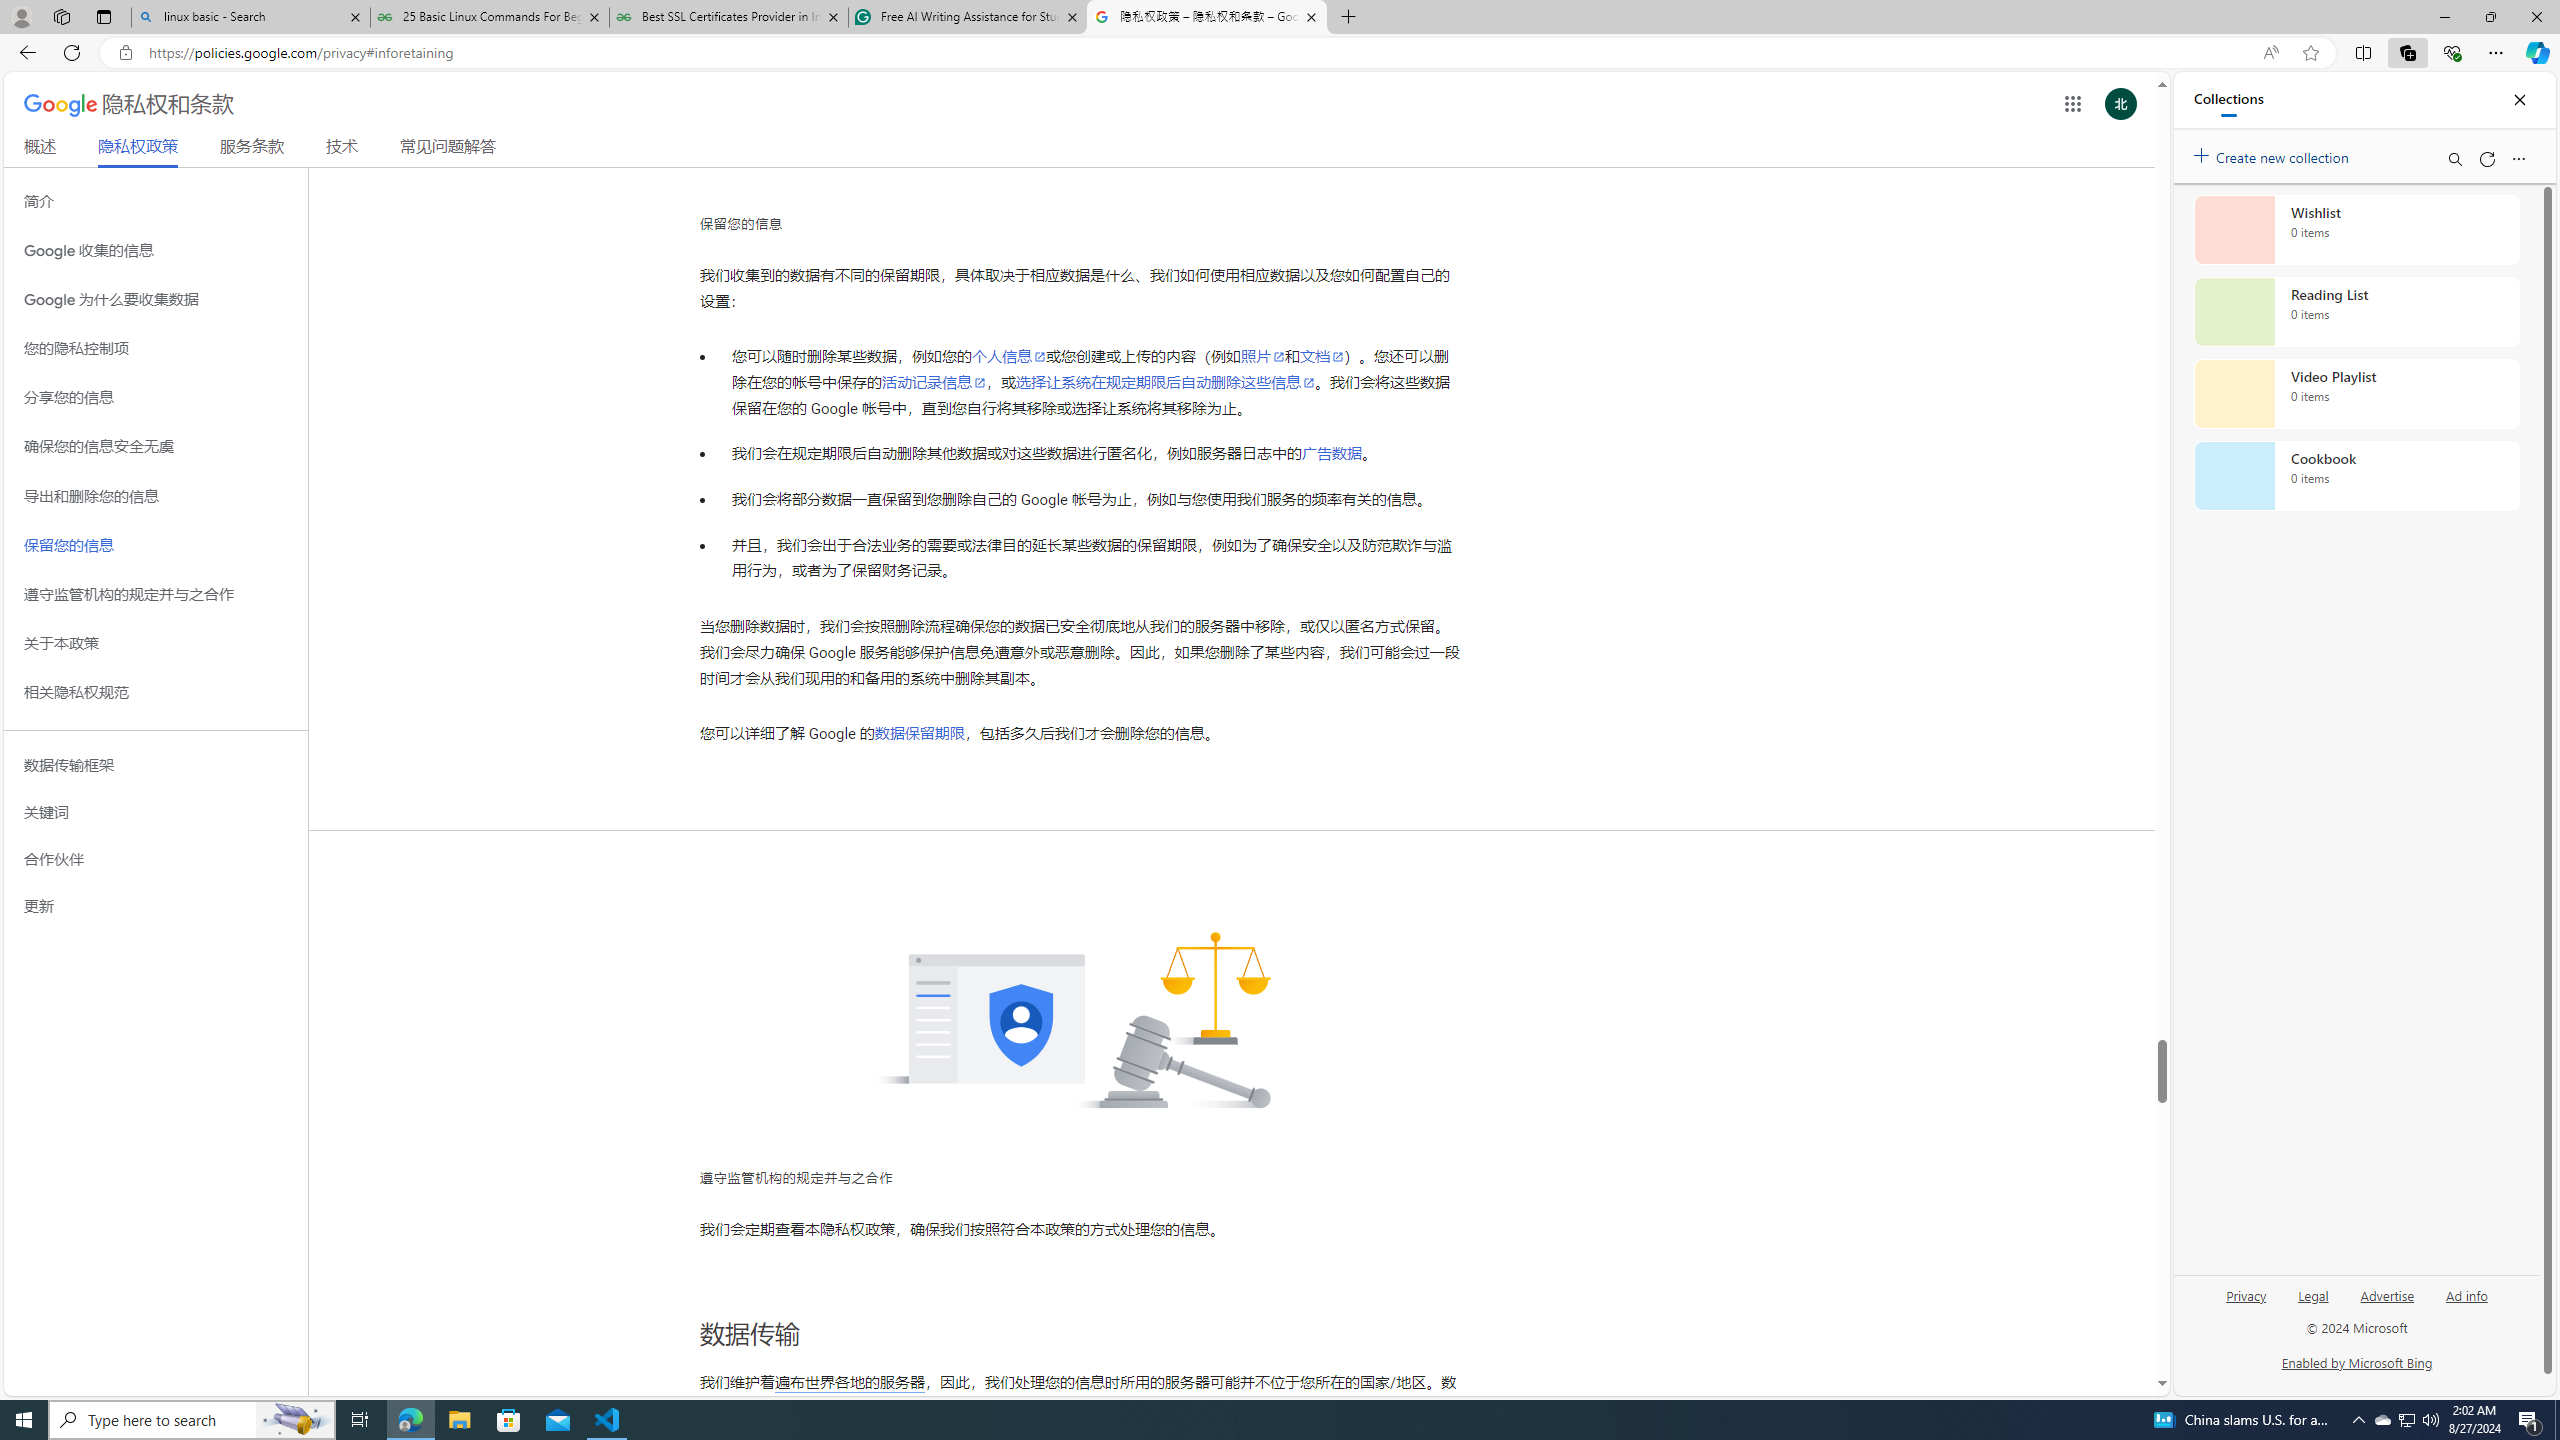 This screenshot has width=2560, height=1440. What do you see at coordinates (2274, 153) in the screenshot?
I see `'Create new collection'` at bounding box center [2274, 153].